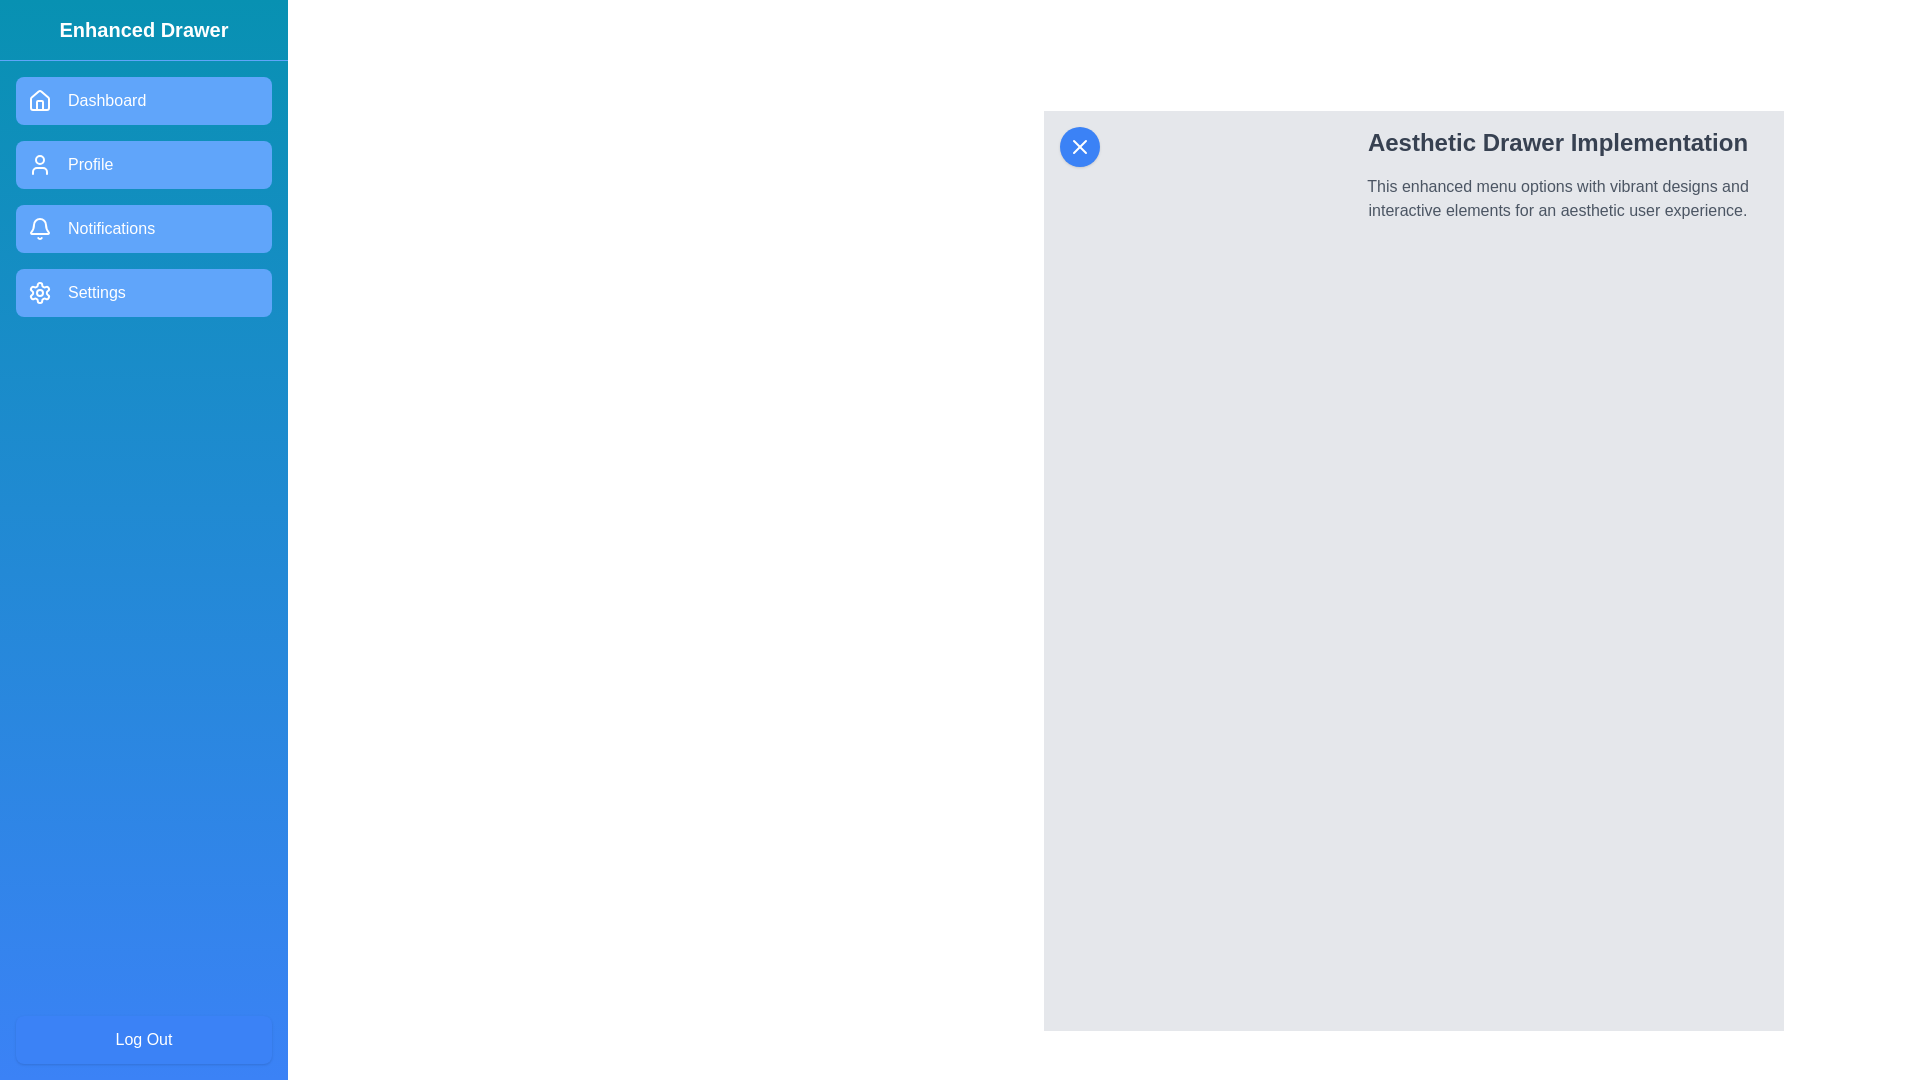 This screenshot has height=1080, width=1920. What do you see at coordinates (143, 100) in the screenshot?
I see `the 'Dashboard' button located at the top of the sidebar menu, which has a light blue background and contains a house icon on the left and the text 'Dashboard' on the right` at bounding box center [143, 100].